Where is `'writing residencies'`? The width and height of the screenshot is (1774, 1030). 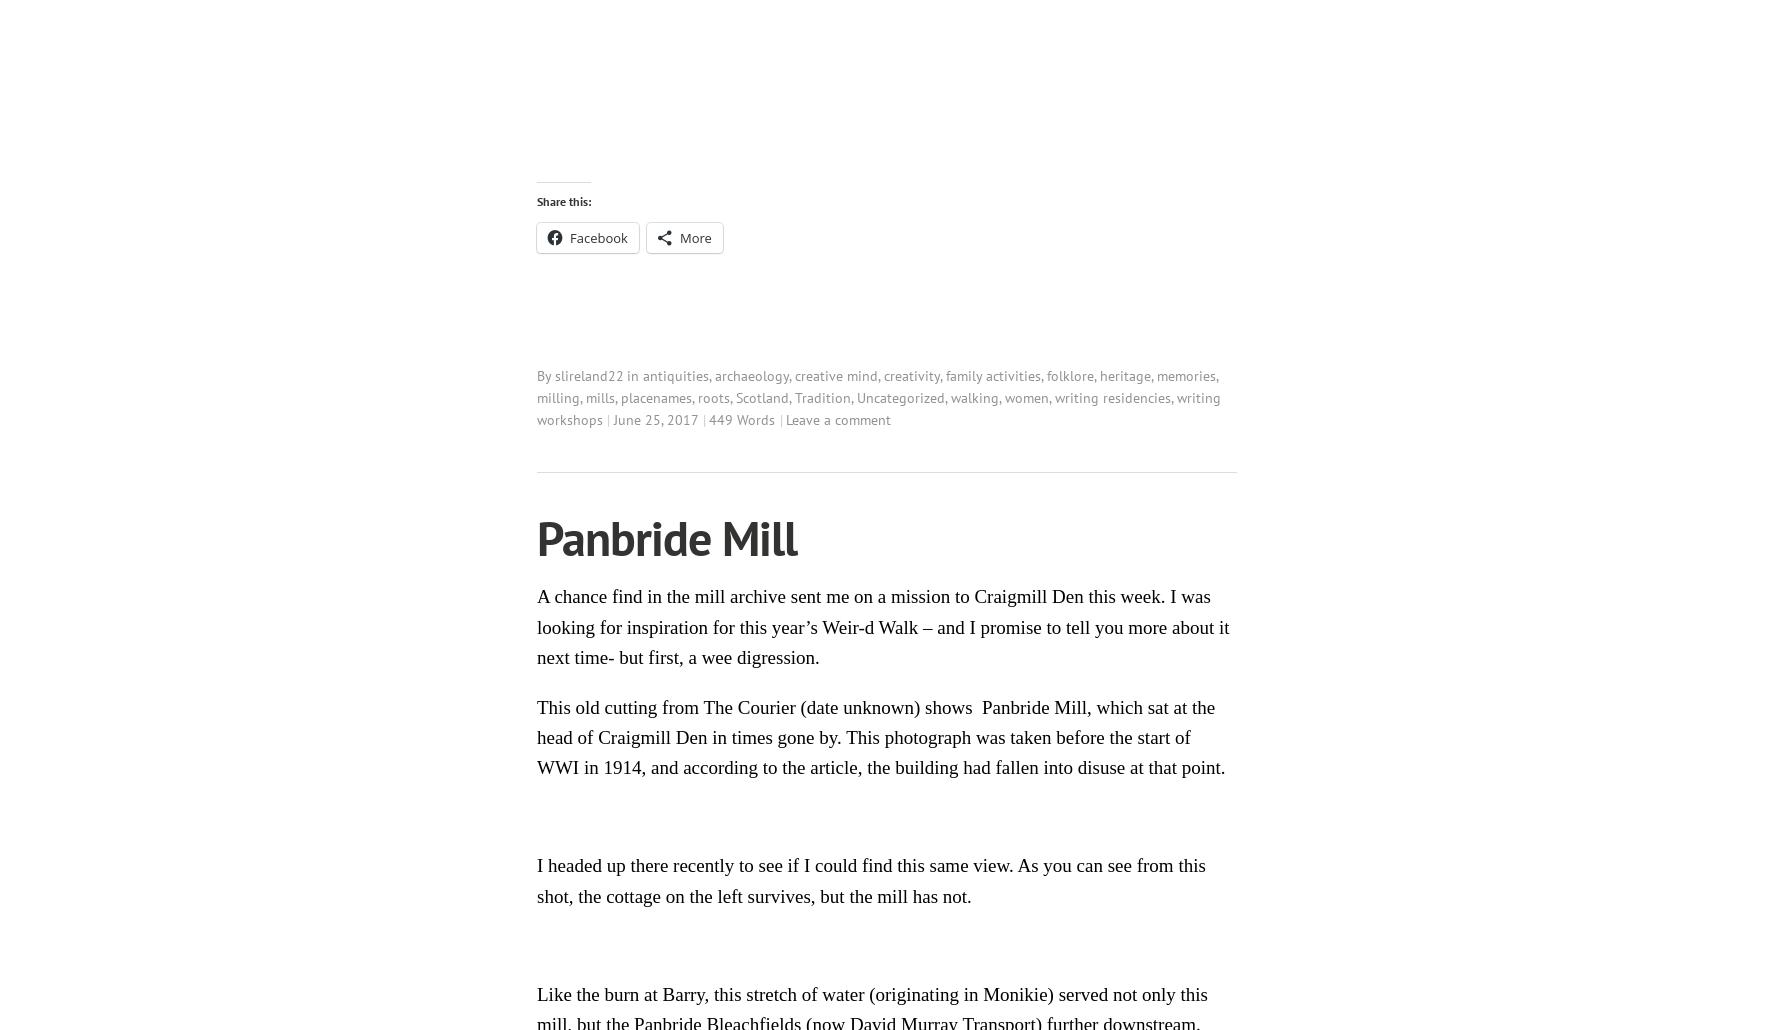
'writing residencies' is located at coordinates (1112, 397).